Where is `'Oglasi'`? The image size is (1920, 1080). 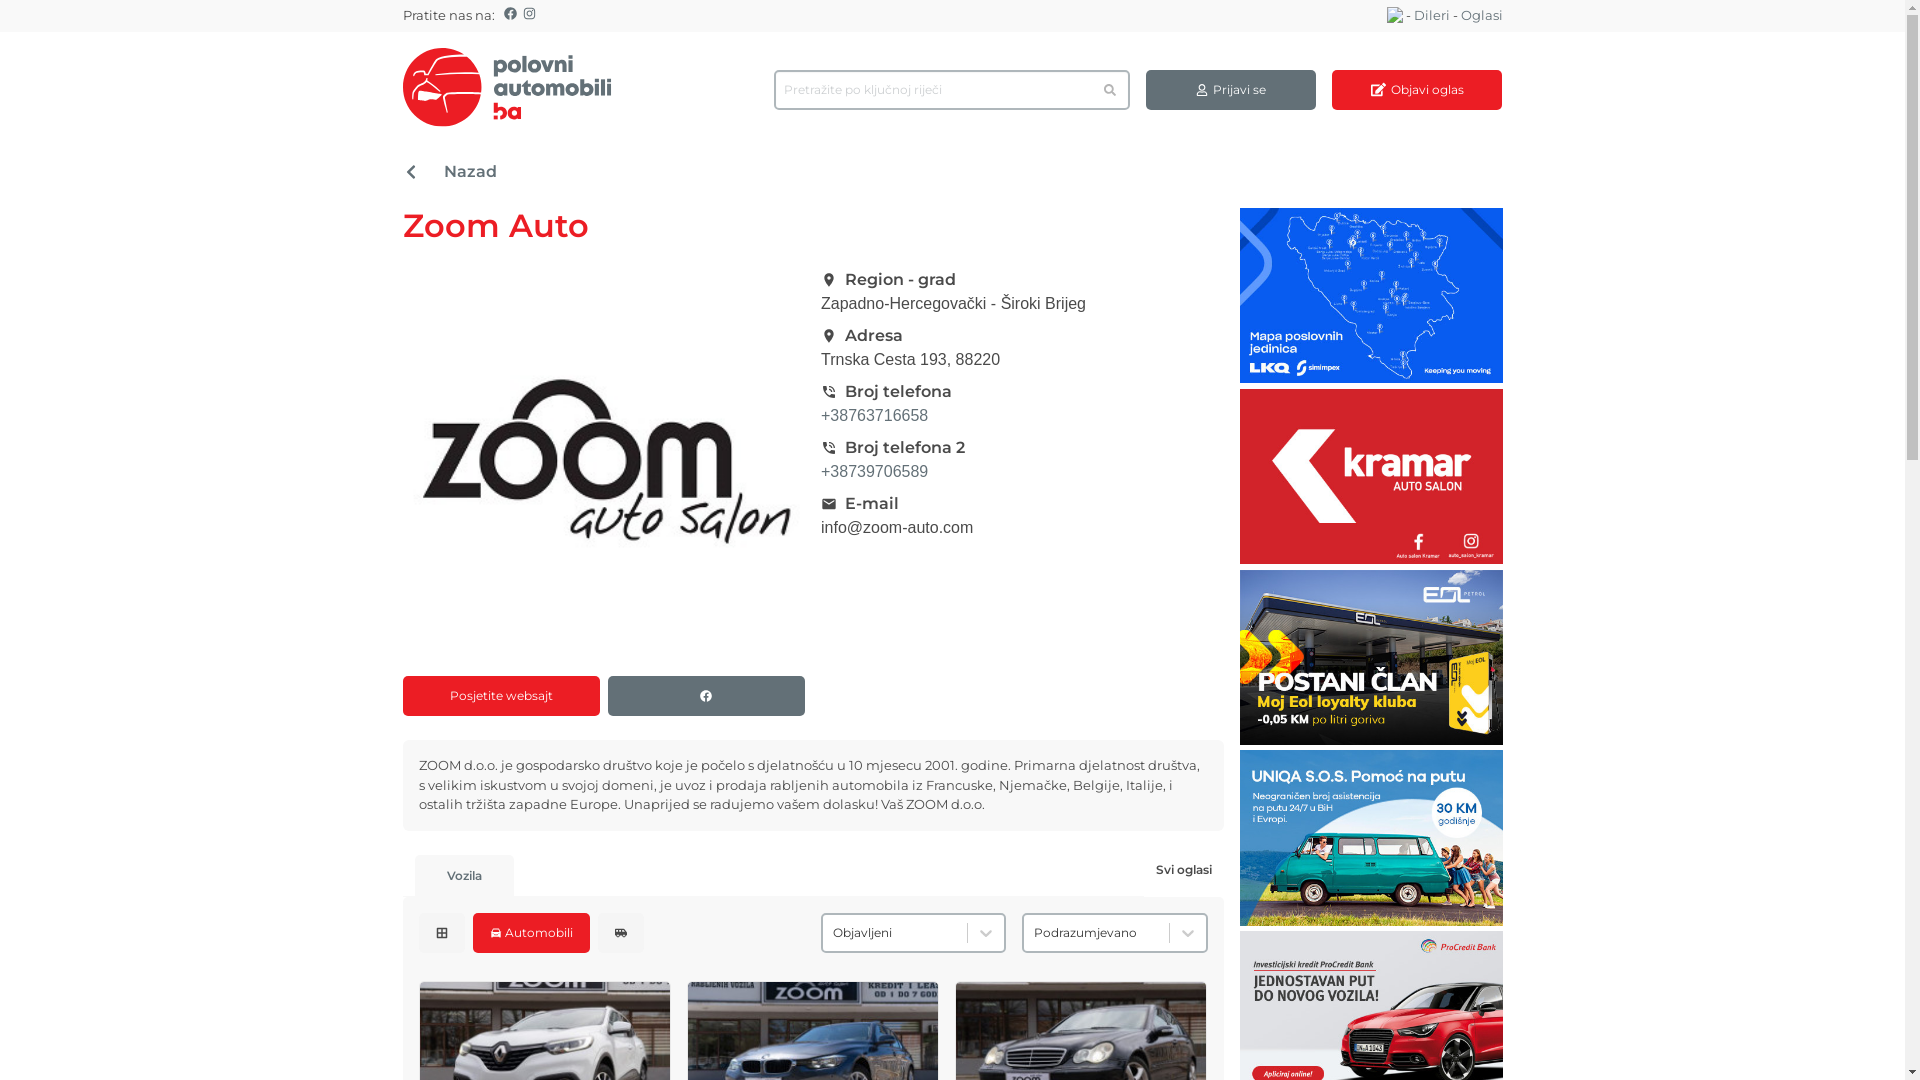
'Oglasi' is located at coordinates (1481, 15).